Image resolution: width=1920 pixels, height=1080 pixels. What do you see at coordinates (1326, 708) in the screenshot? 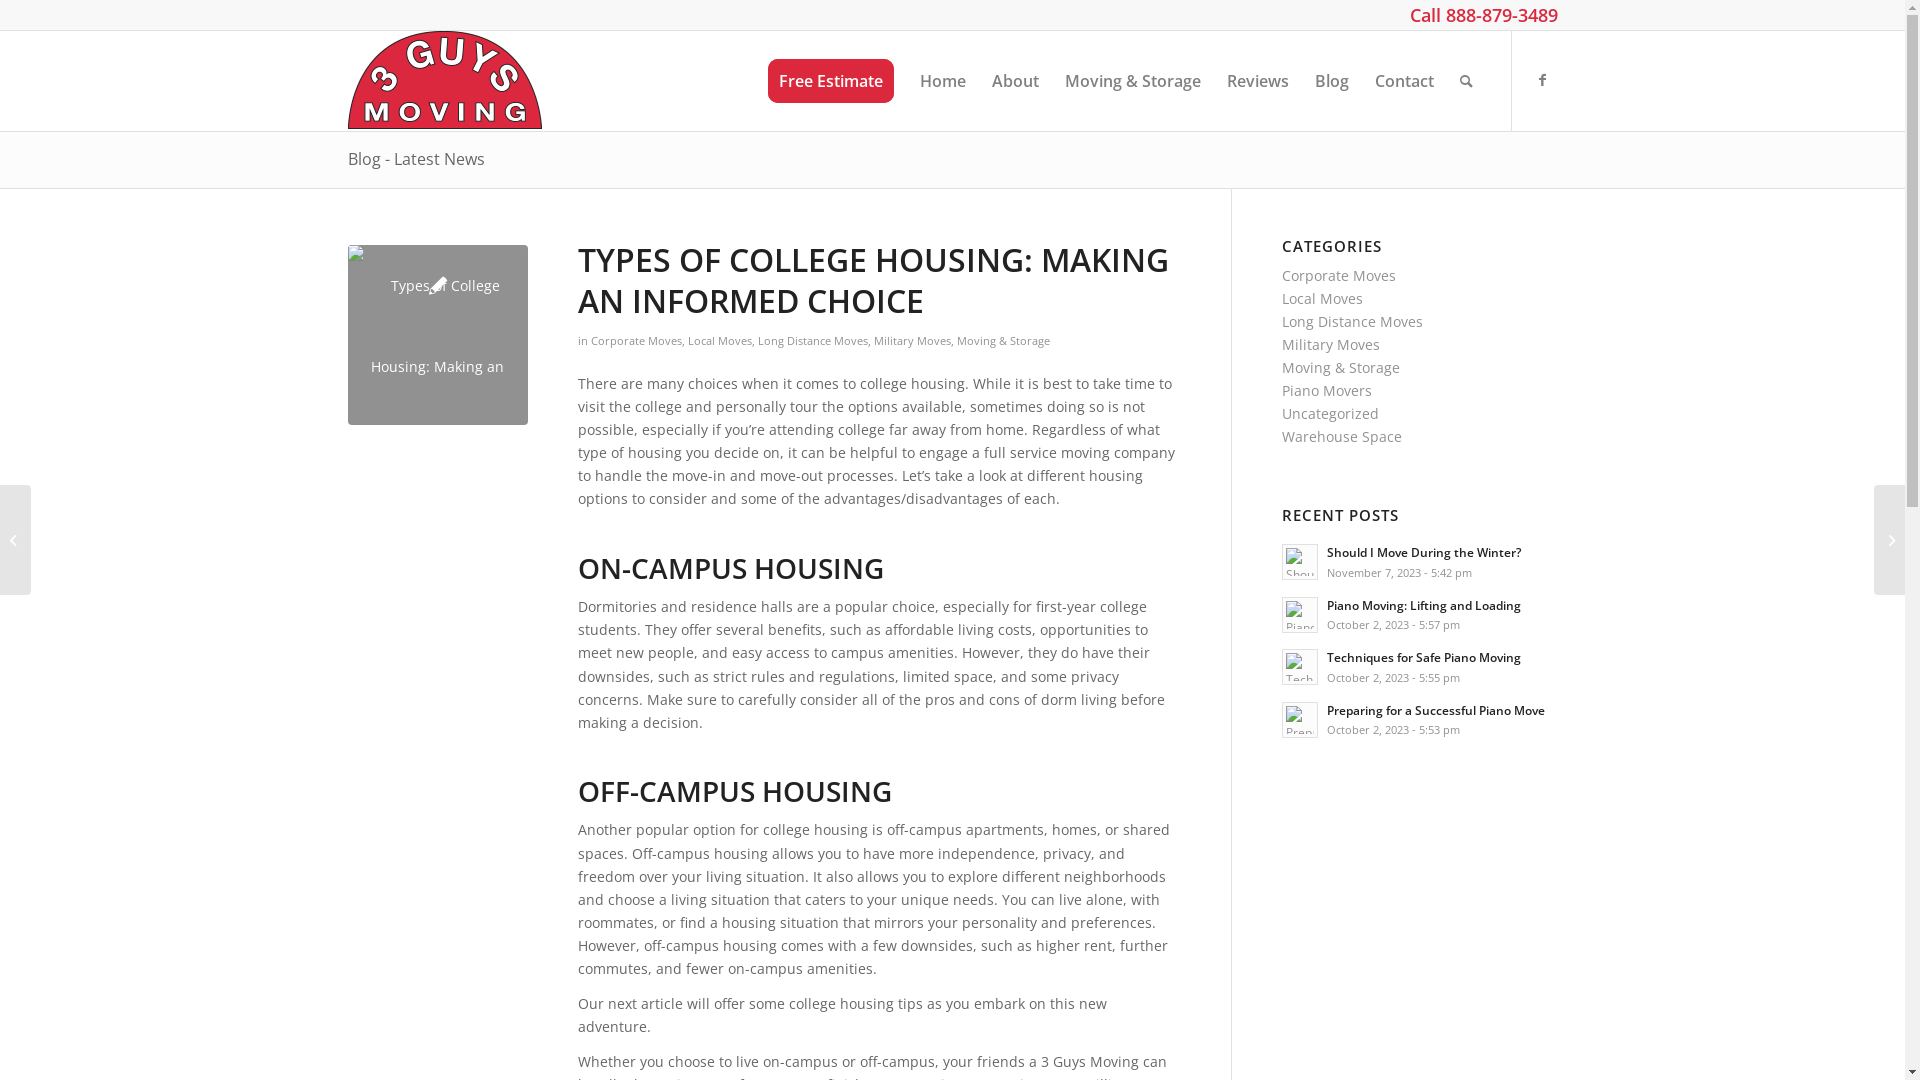
I see `'Preparing for a Successful Piano Move'` at bounding box center [1326, 708].